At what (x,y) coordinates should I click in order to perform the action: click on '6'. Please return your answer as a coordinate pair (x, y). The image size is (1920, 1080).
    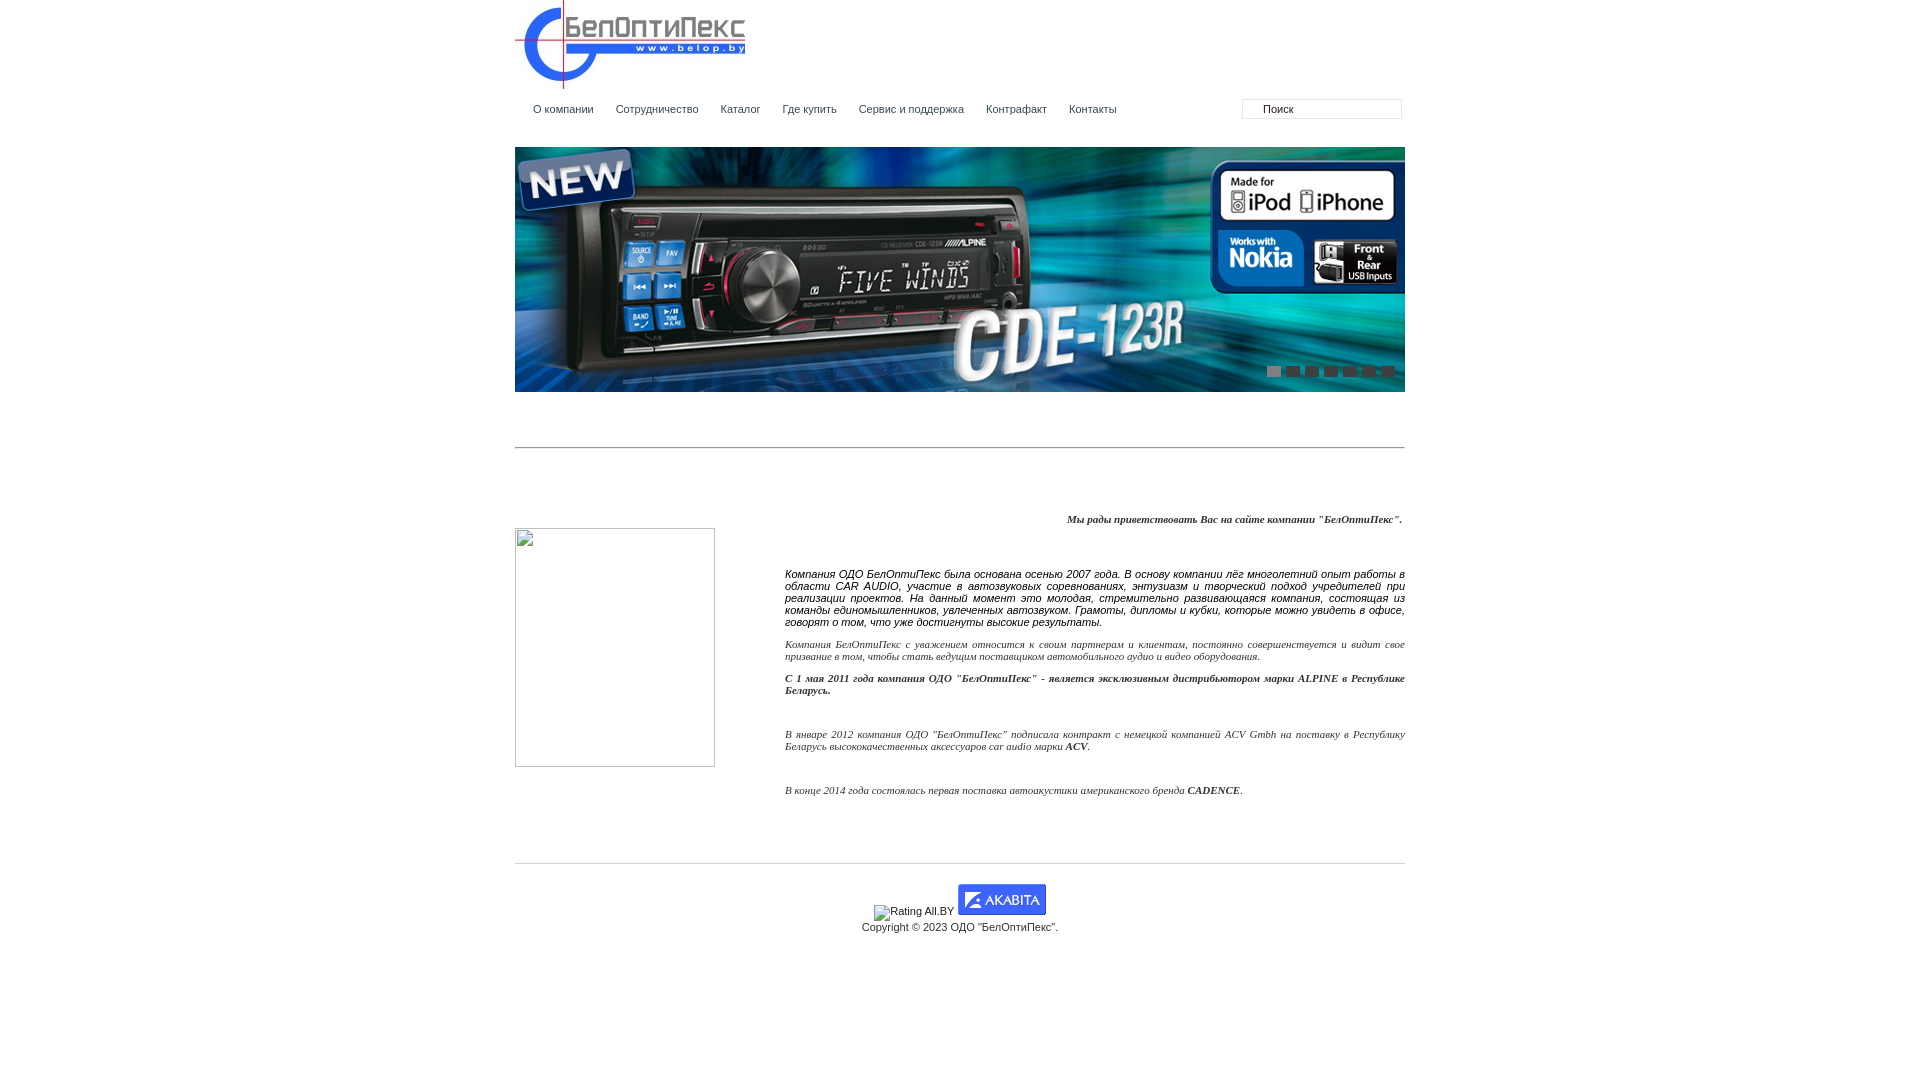
    Looking at the image, I should click on (1367, 371).